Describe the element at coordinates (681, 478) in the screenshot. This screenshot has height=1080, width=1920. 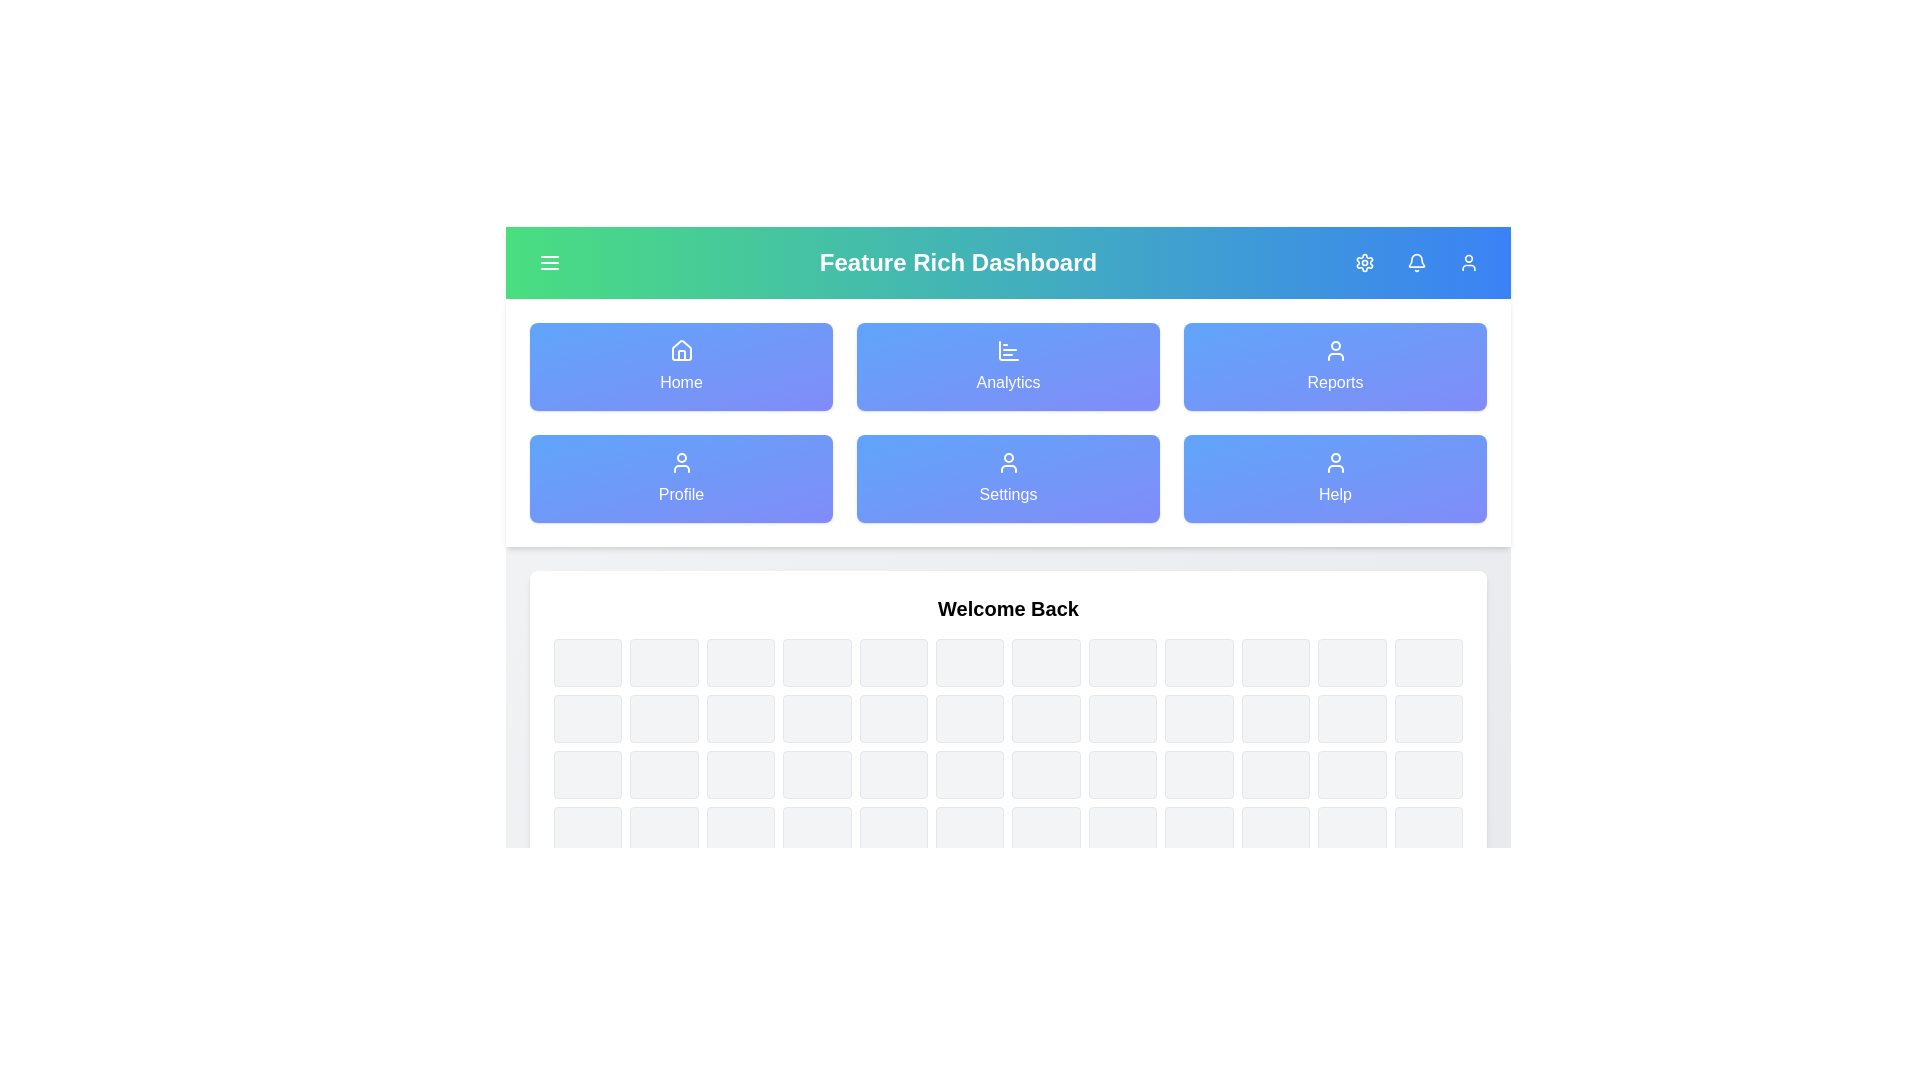
I see `the navigation item labeled Profile` at that location.